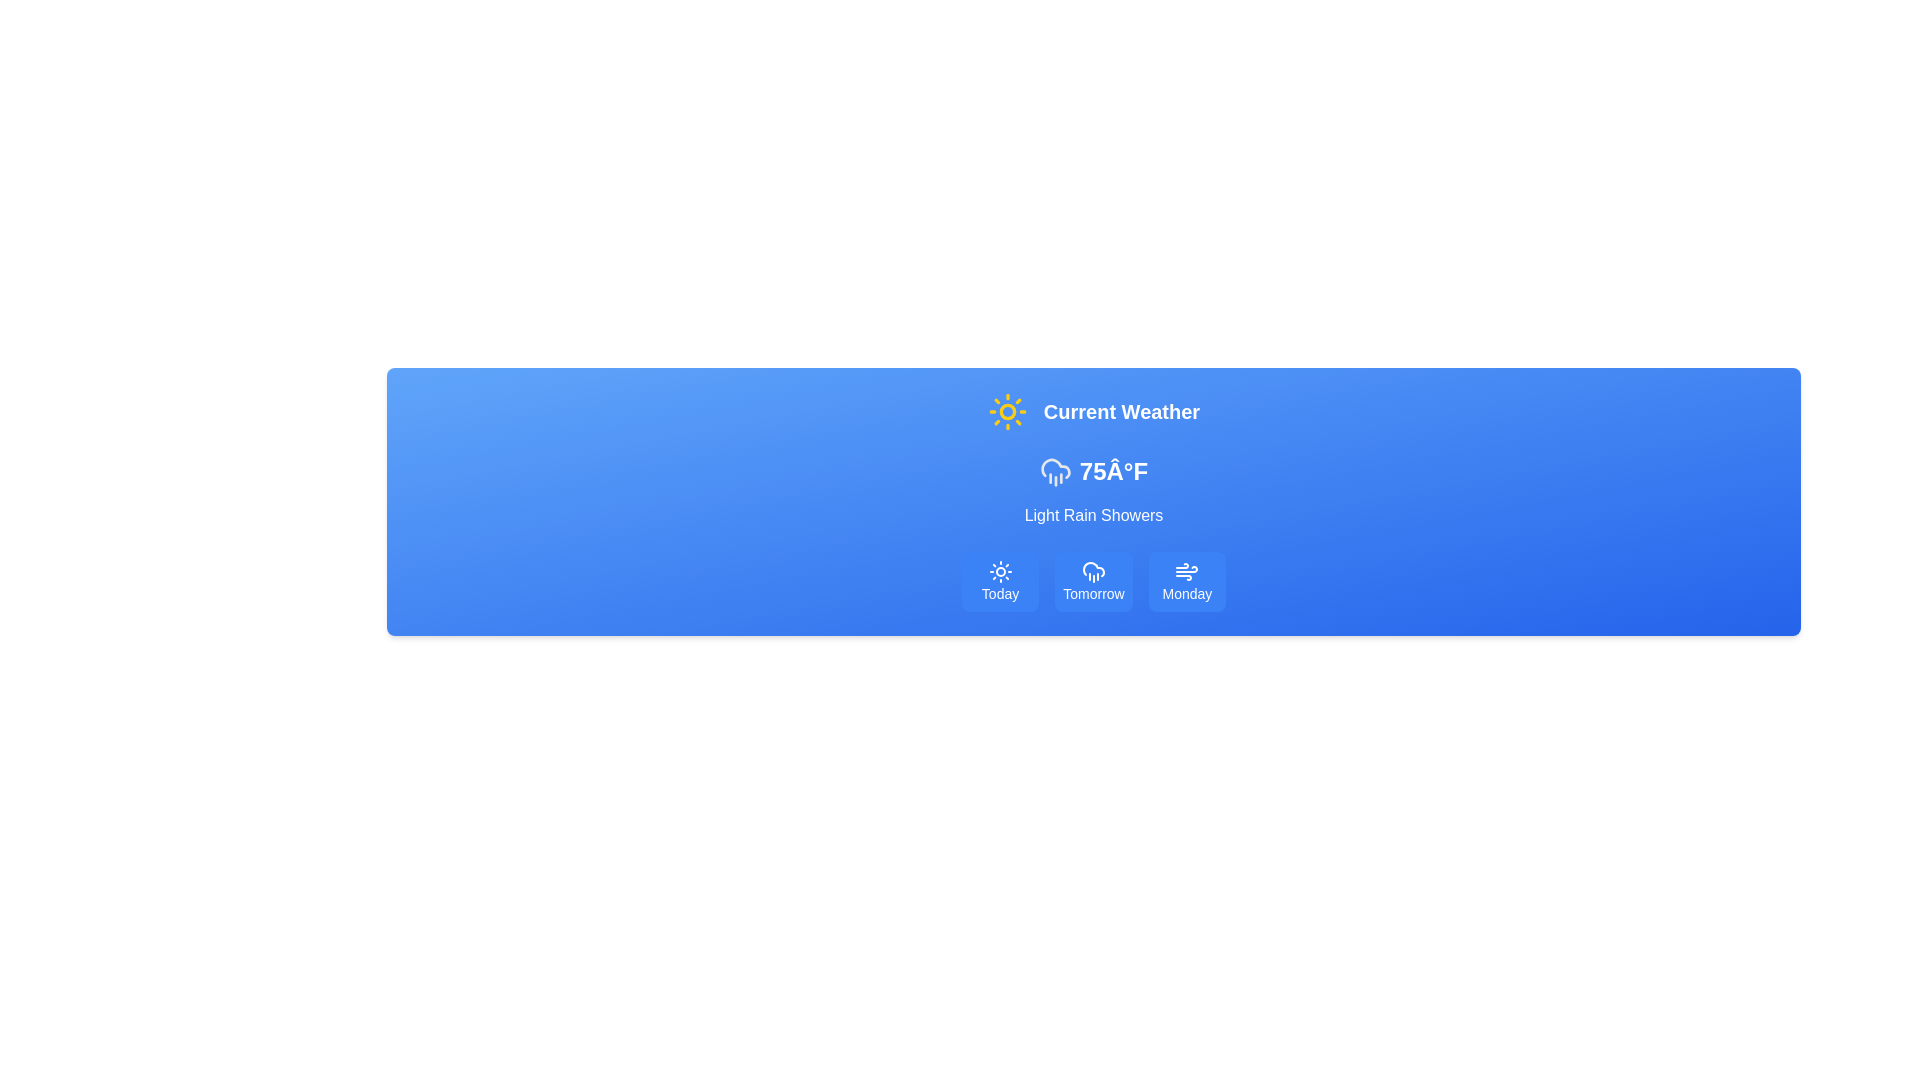 Image resolution: width=1920 pixels, height=1080 pixels. I want to click on text content of the Text label that provides additional weather information about the current atmospheric condition, located at the bottom of the vertical group containing the temperature and weather icon, so click(1093, 515).